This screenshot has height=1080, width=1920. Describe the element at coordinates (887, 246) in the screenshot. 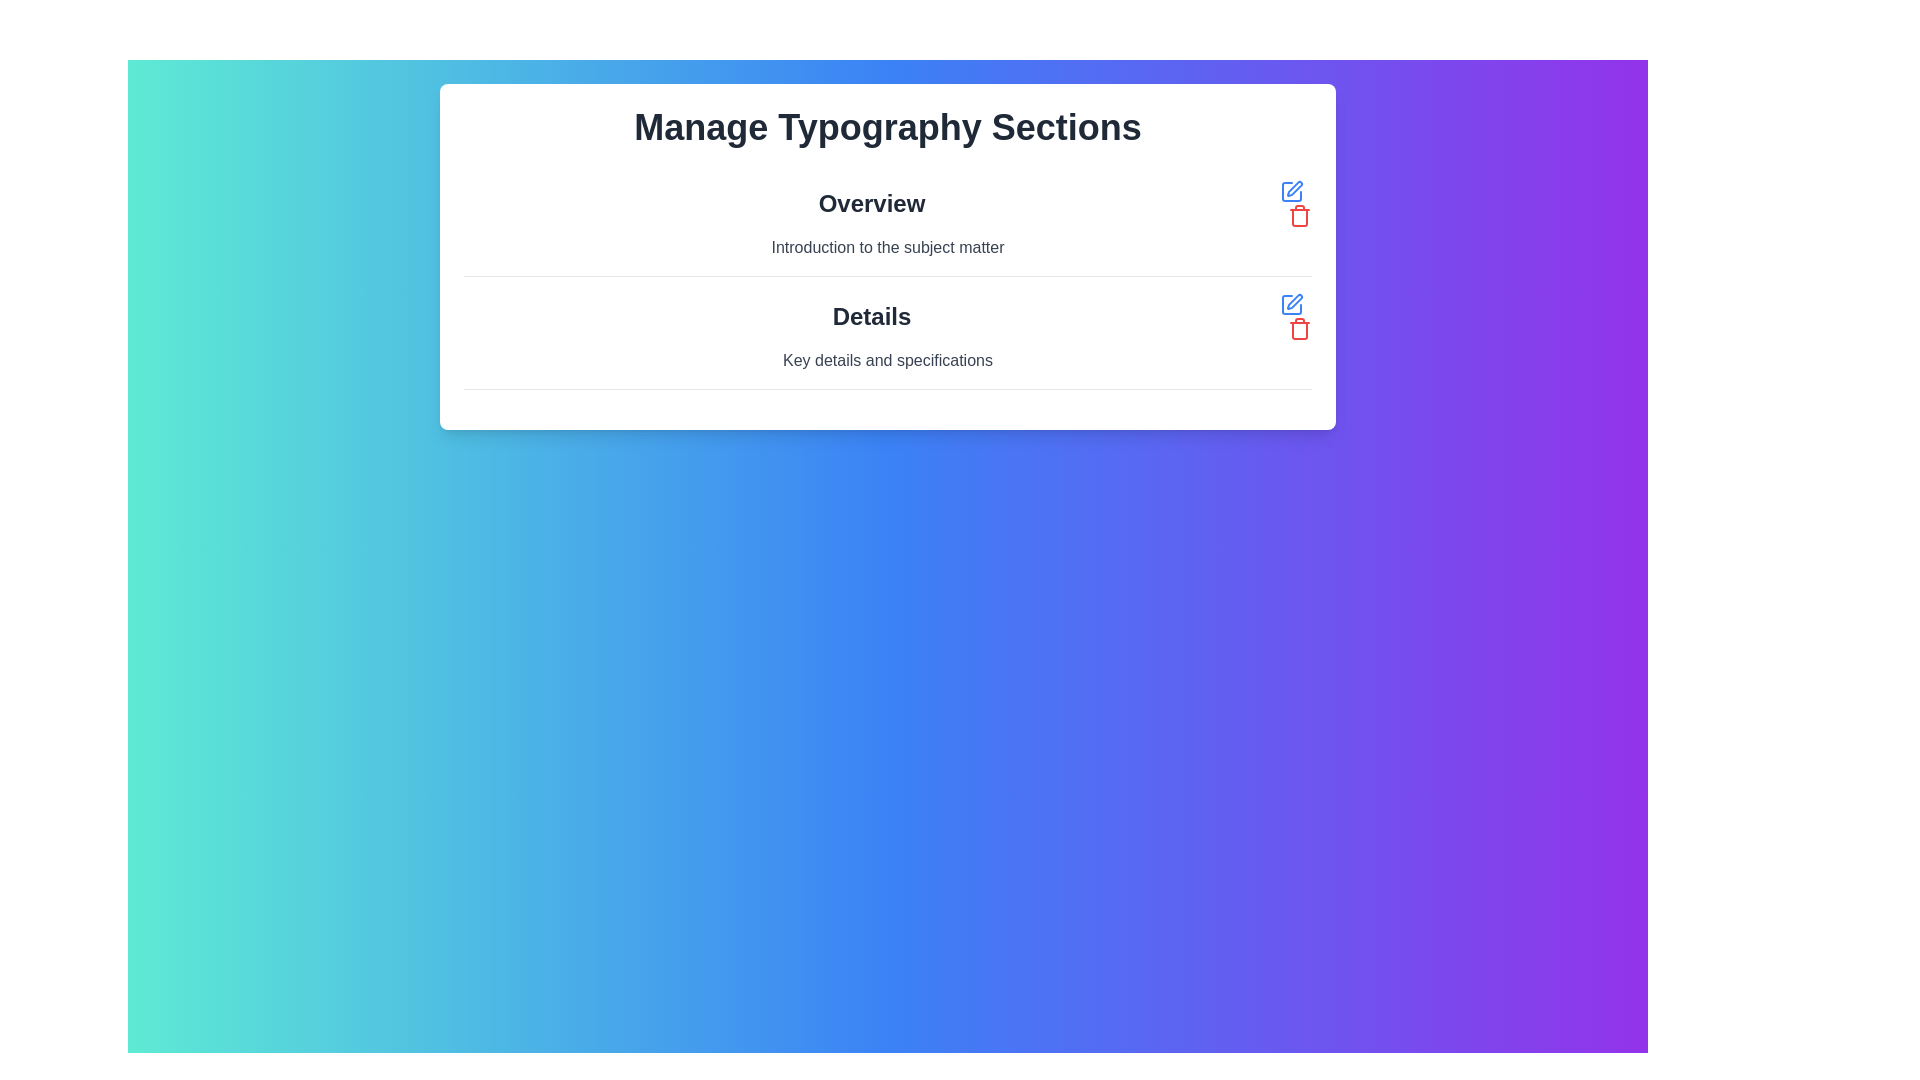

I see `the static text displaying 'Introduction to the subject matter', which is styled in gray and located below the 'Overview' heading` at that location.